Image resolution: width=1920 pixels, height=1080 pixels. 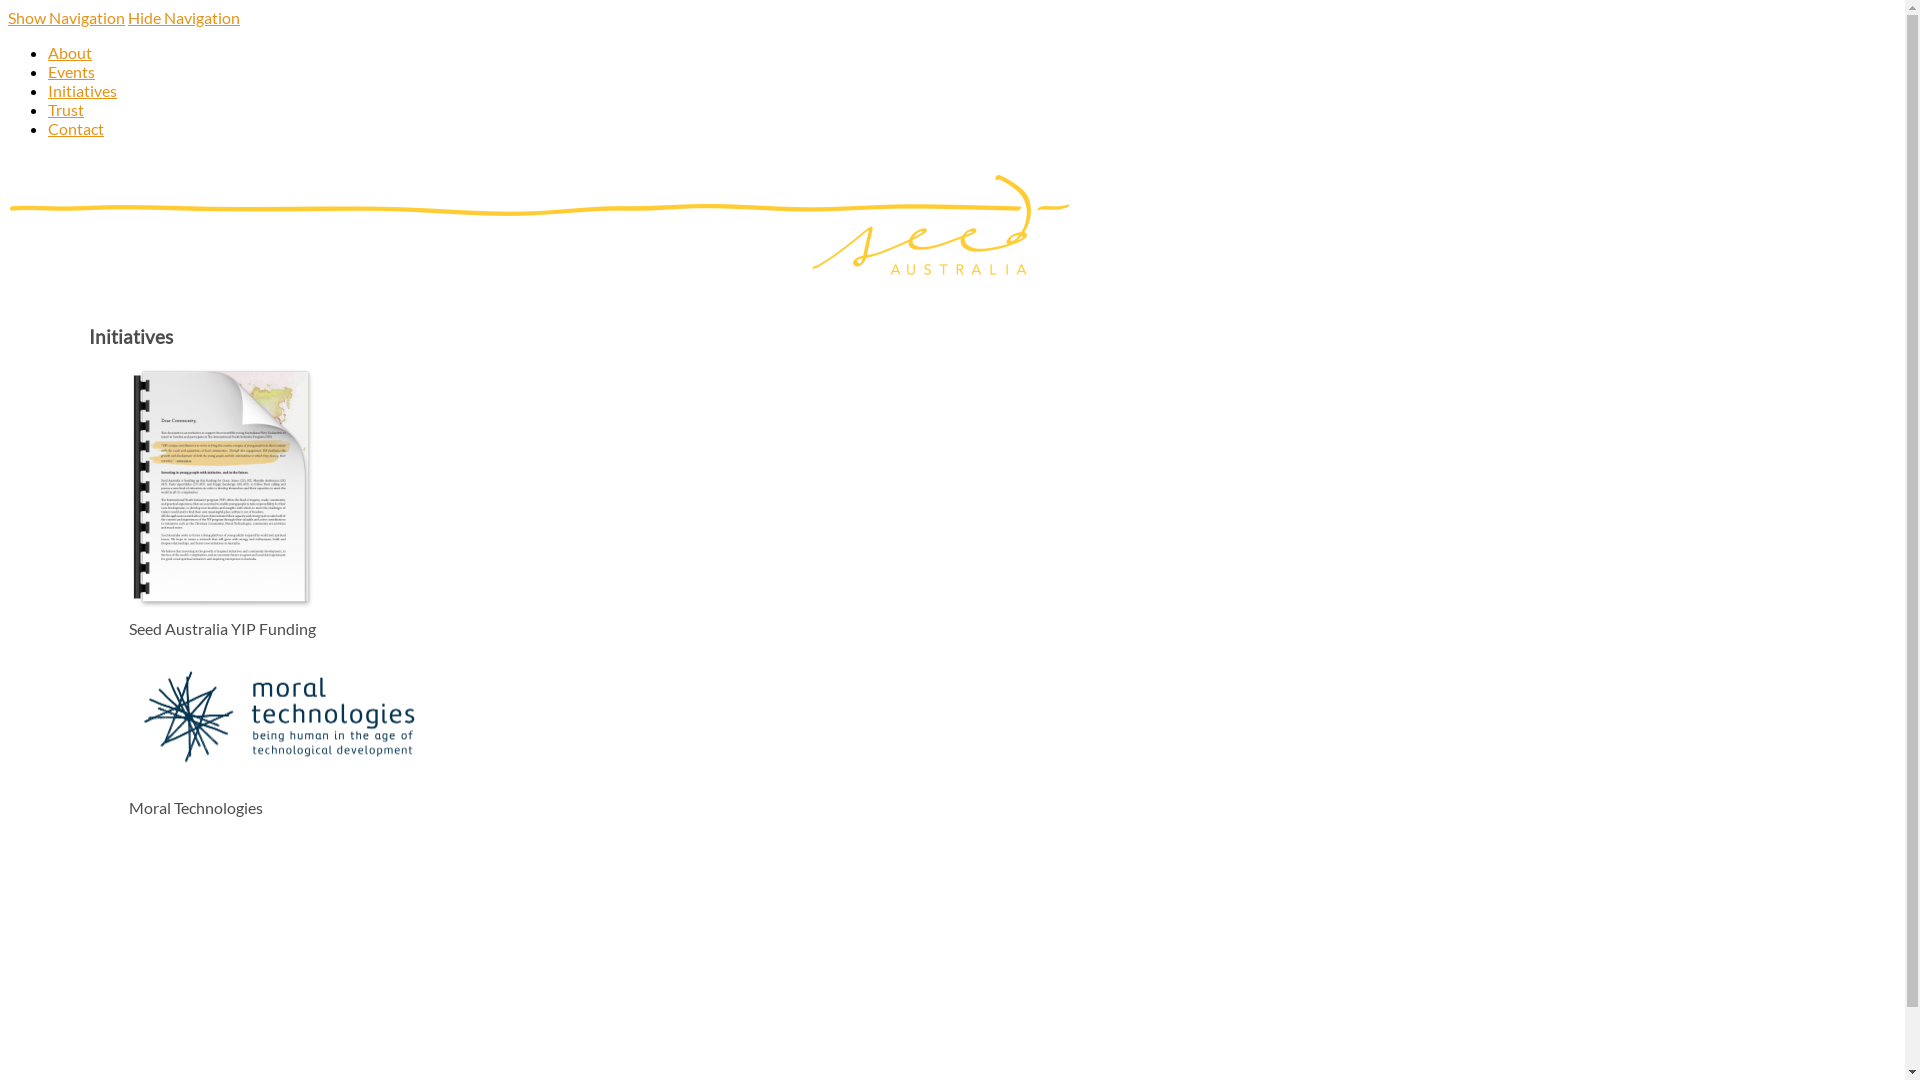 What do you see at coordinates (183, 17) in the screenshot?
I see `'Hide Navigation'` at bounding box center [183, 17].